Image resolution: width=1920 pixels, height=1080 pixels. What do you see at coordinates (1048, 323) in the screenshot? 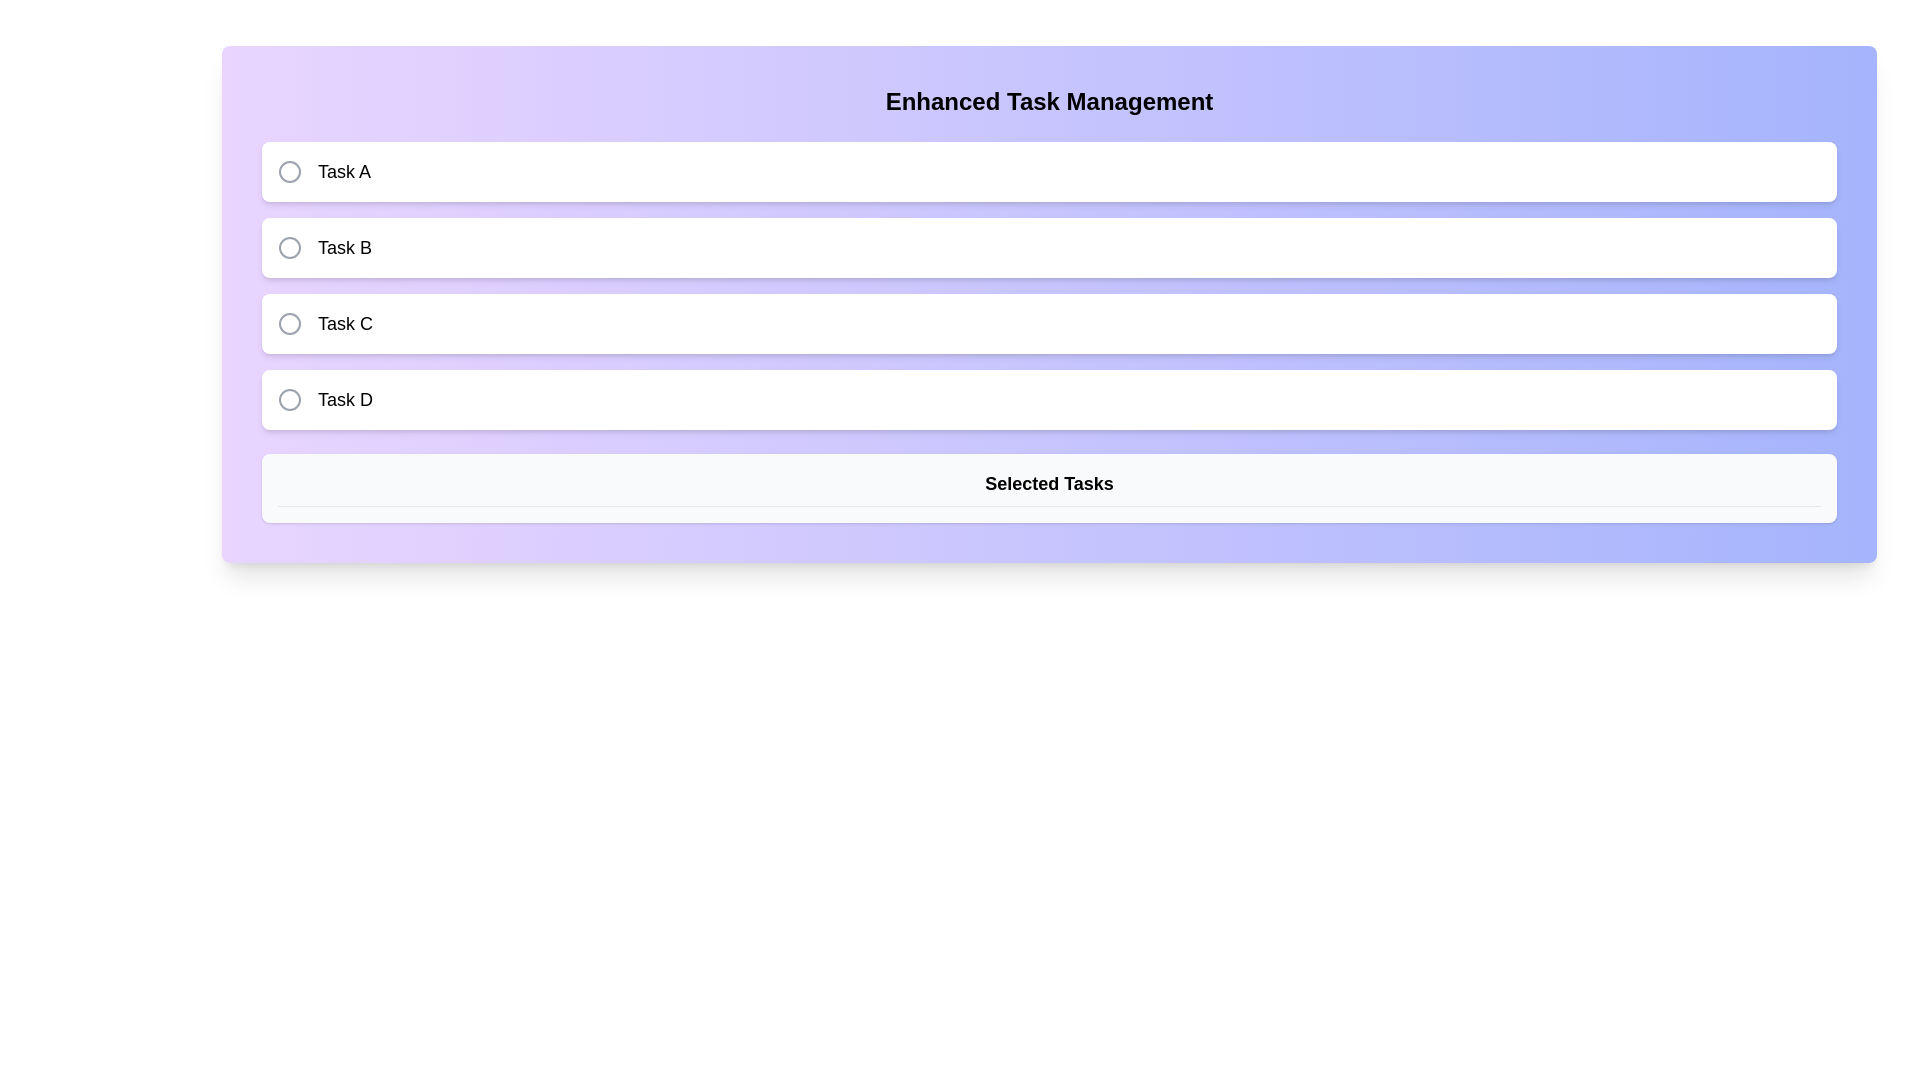
I see `the third selectable task item labeled 'Task C' with a circular selection indicator to initiate a related action` at bounding box center [1048, 323].